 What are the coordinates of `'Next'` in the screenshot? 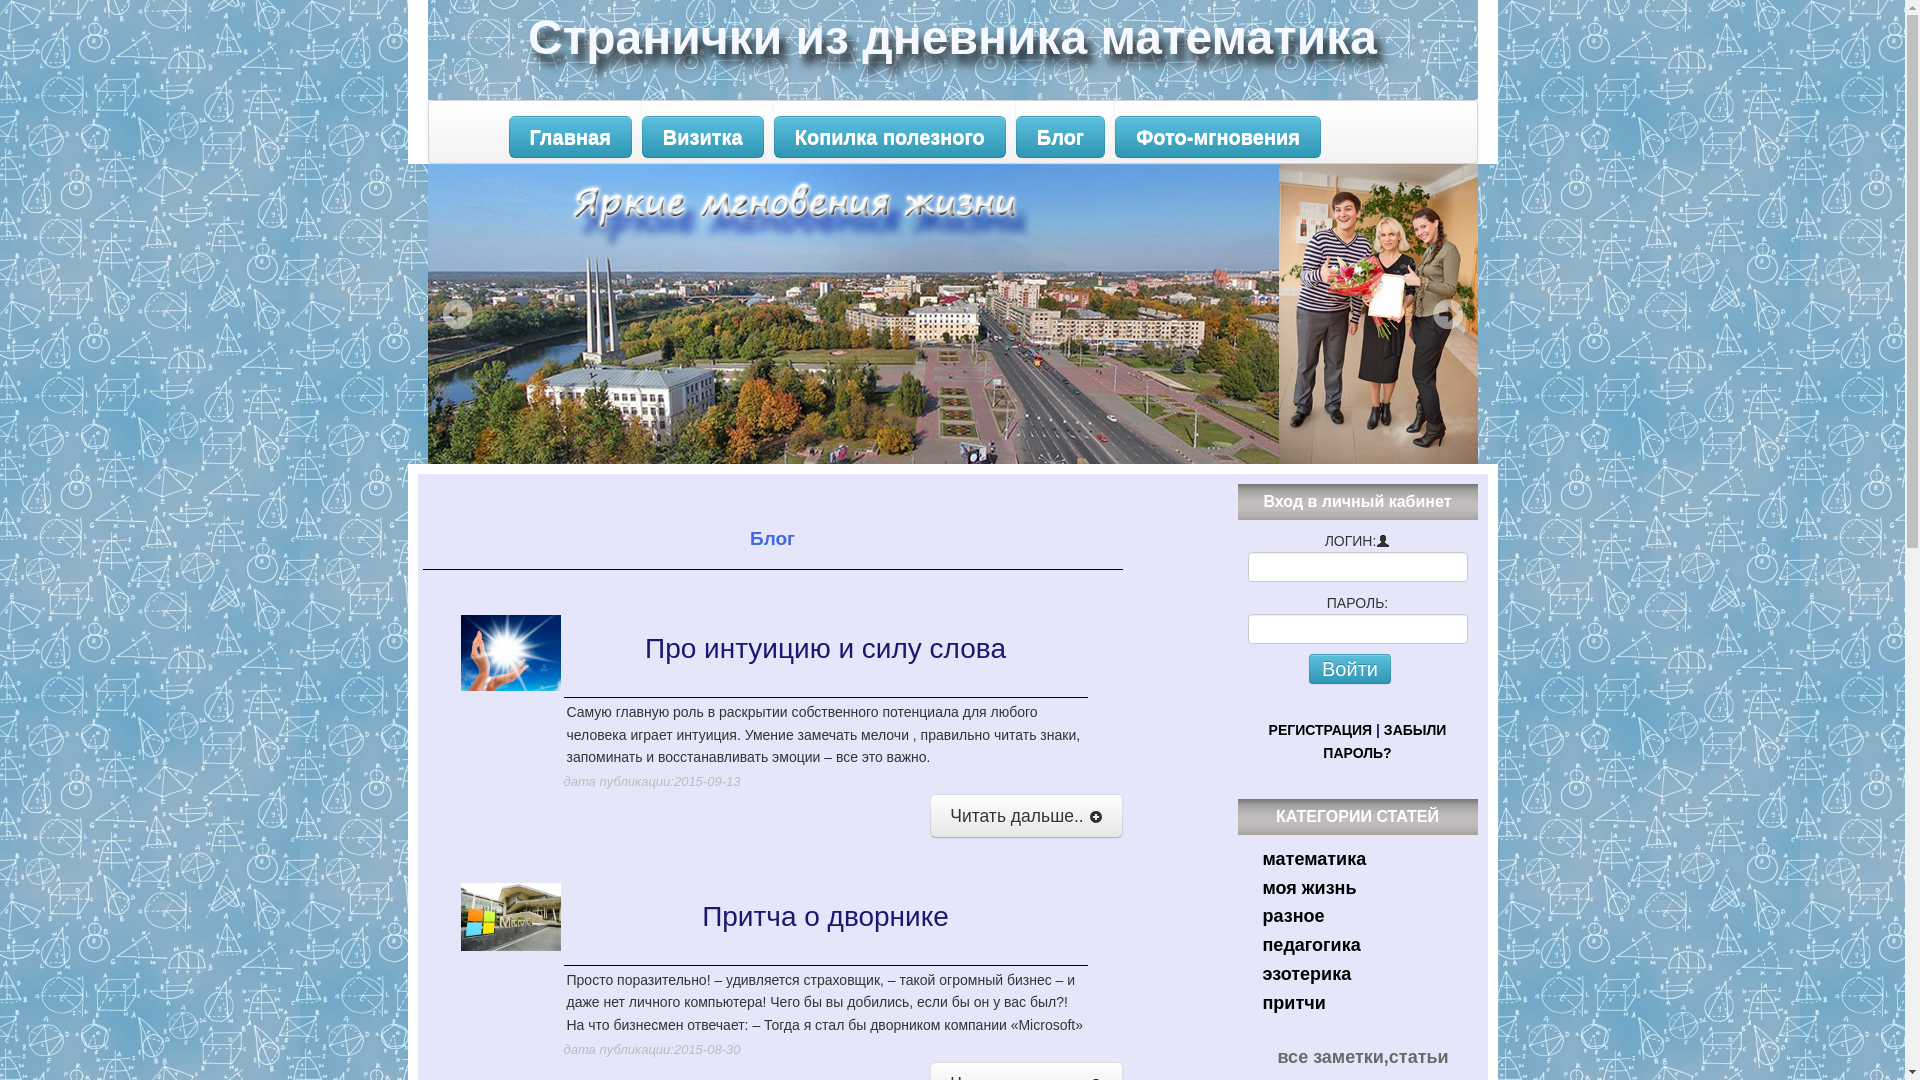 It's located at (1430, 313).